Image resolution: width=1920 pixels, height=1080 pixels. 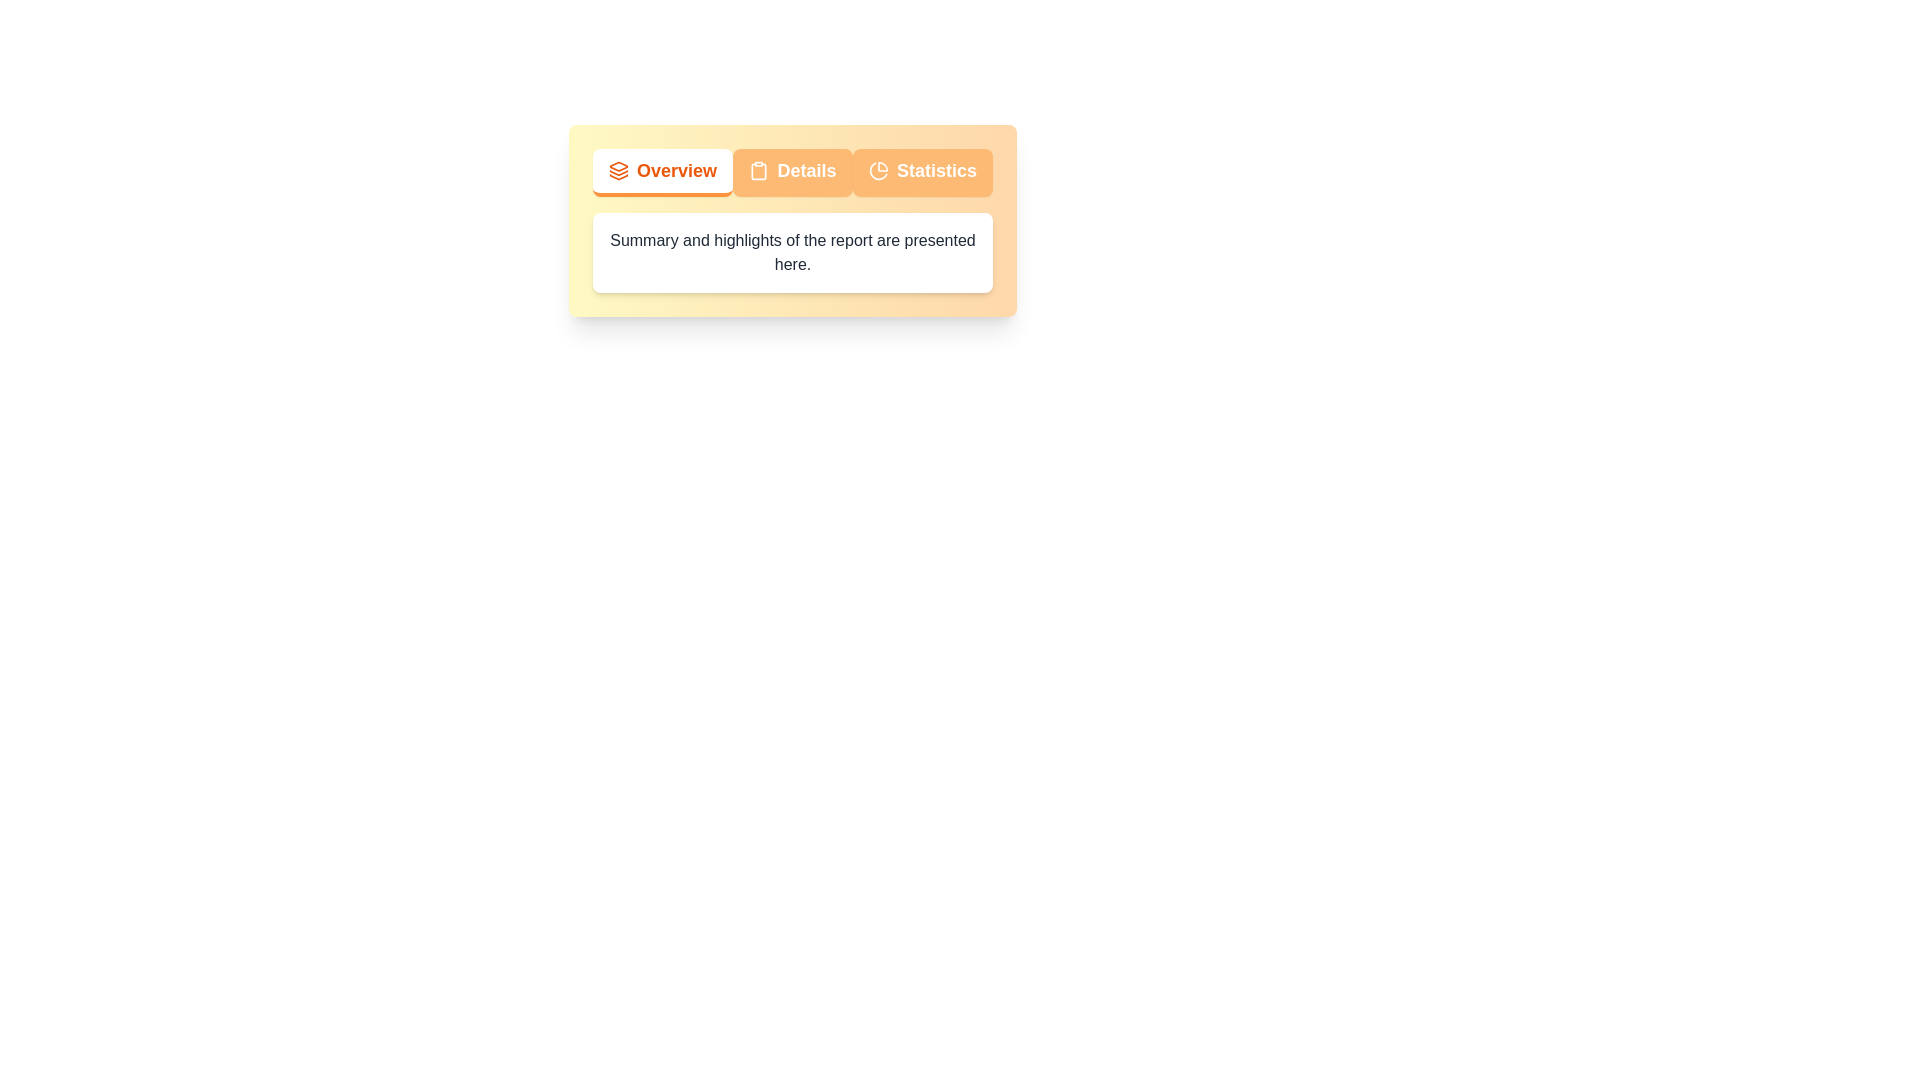 I want to click on the first tab labeled 'Overview' in the tabbed navigation interface, so click(x=676, y=169).